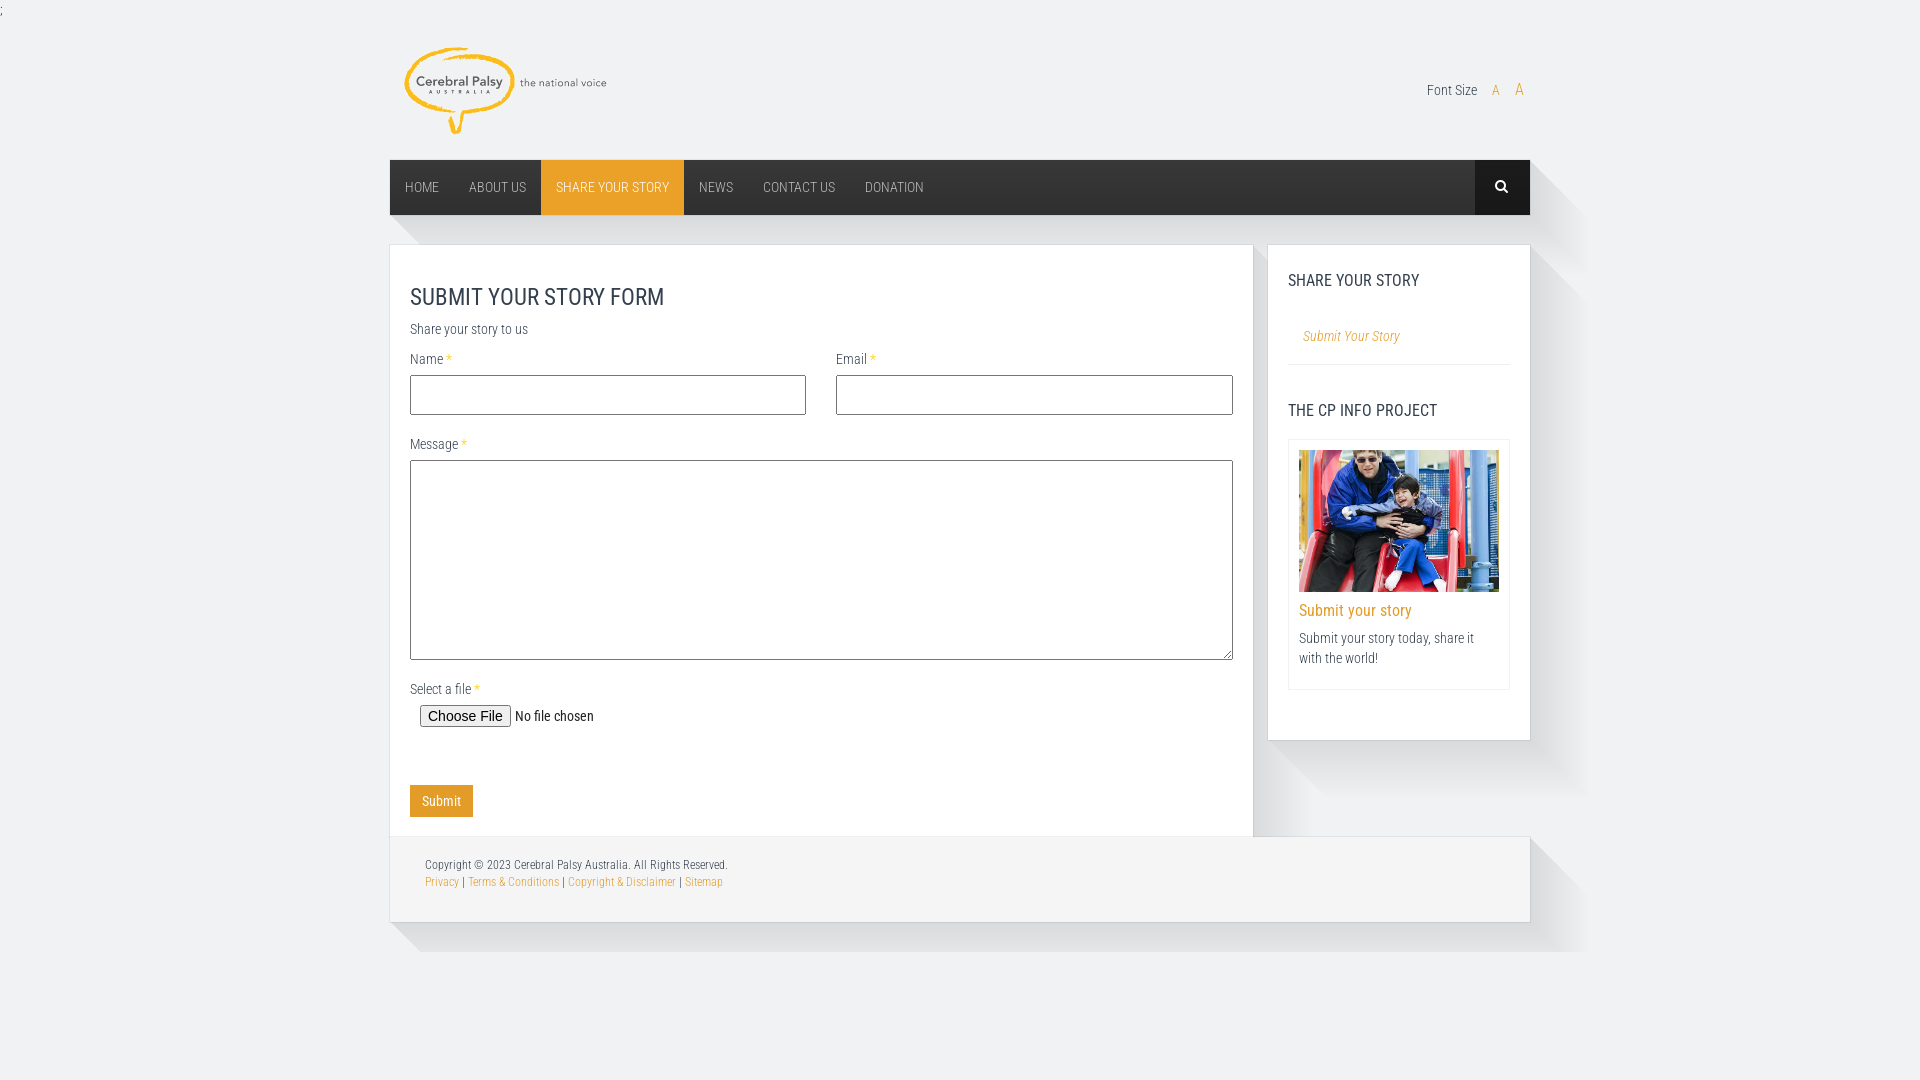 The image size is (1920, 1080). What do you see at coordinates (1496, 88) in the screenshot?
I see `'A'` at bounding box center [1496, 88].